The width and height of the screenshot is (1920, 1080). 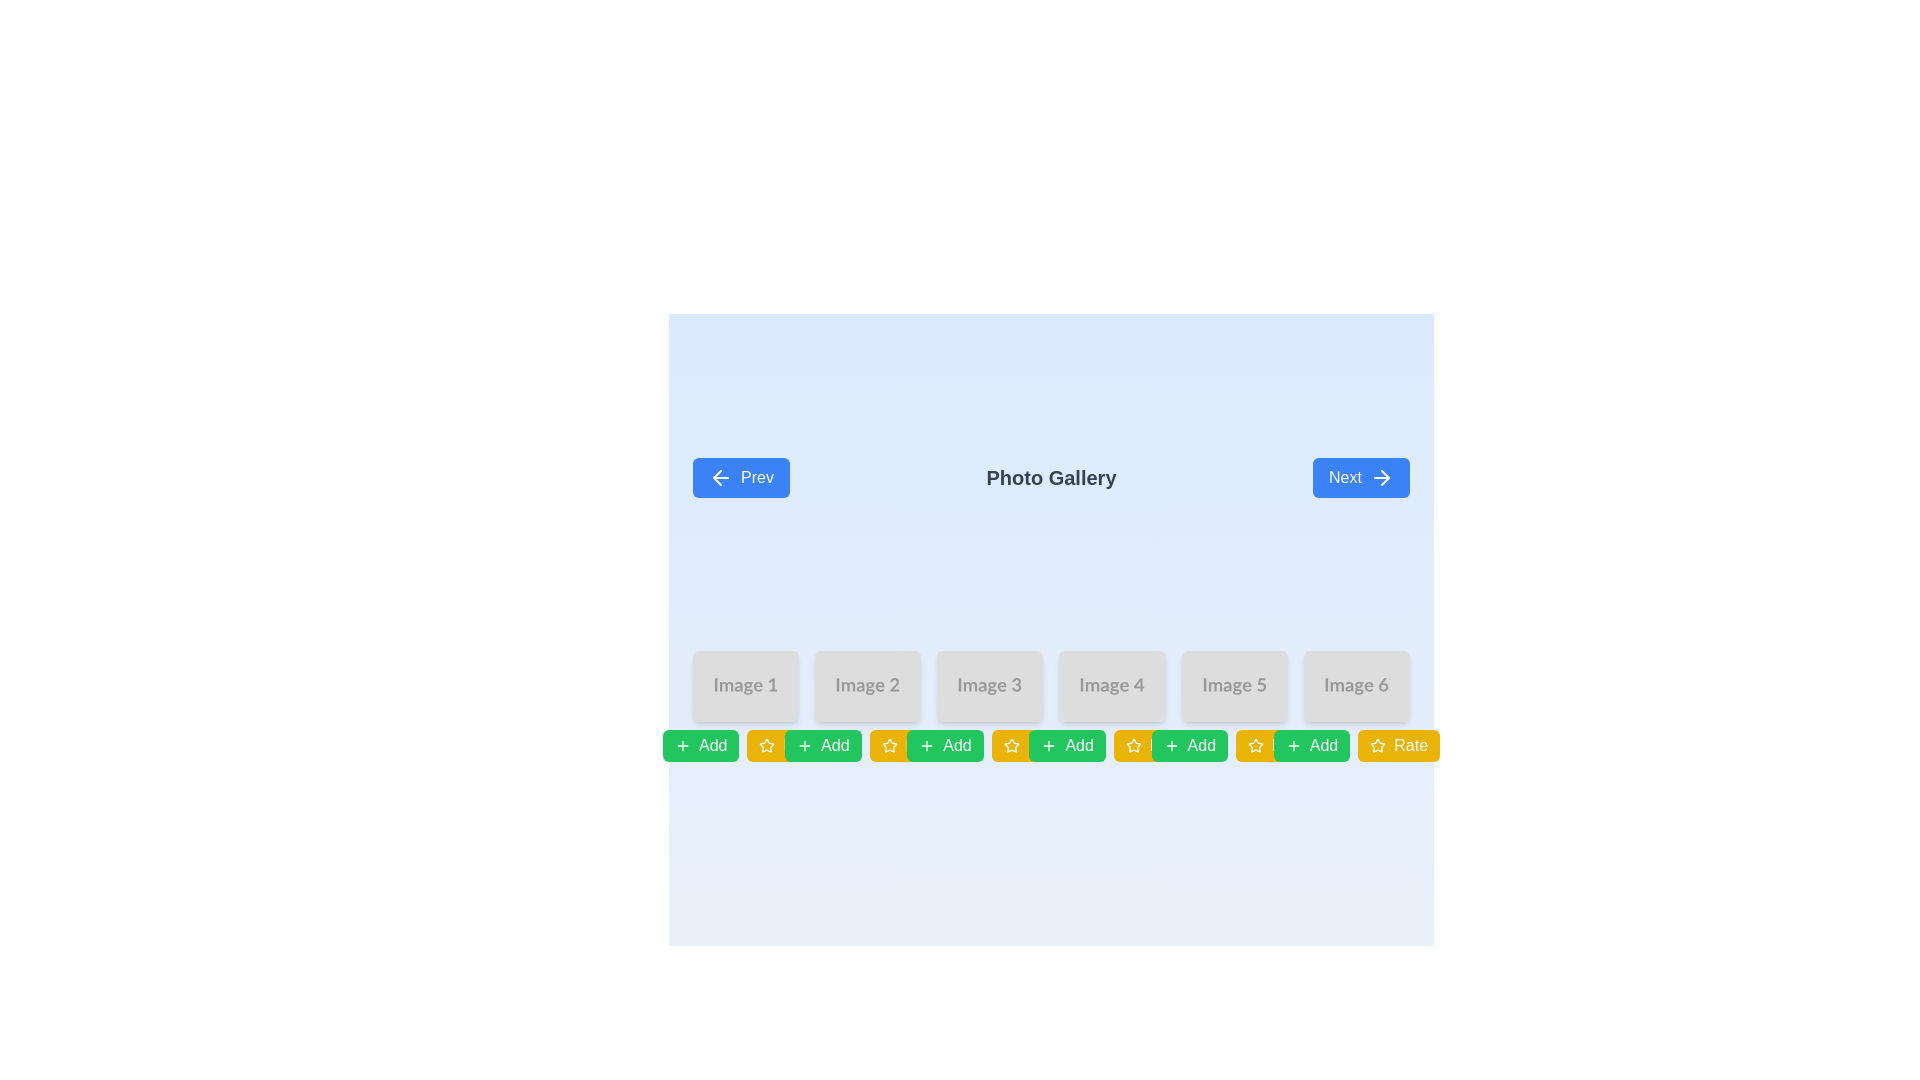 I want to click on the 'Prev' button which contains the left-arrow icon, located on the top-left side of the interface adjacent to the 'Photo Gallery' header, so click(x=720, y=478).